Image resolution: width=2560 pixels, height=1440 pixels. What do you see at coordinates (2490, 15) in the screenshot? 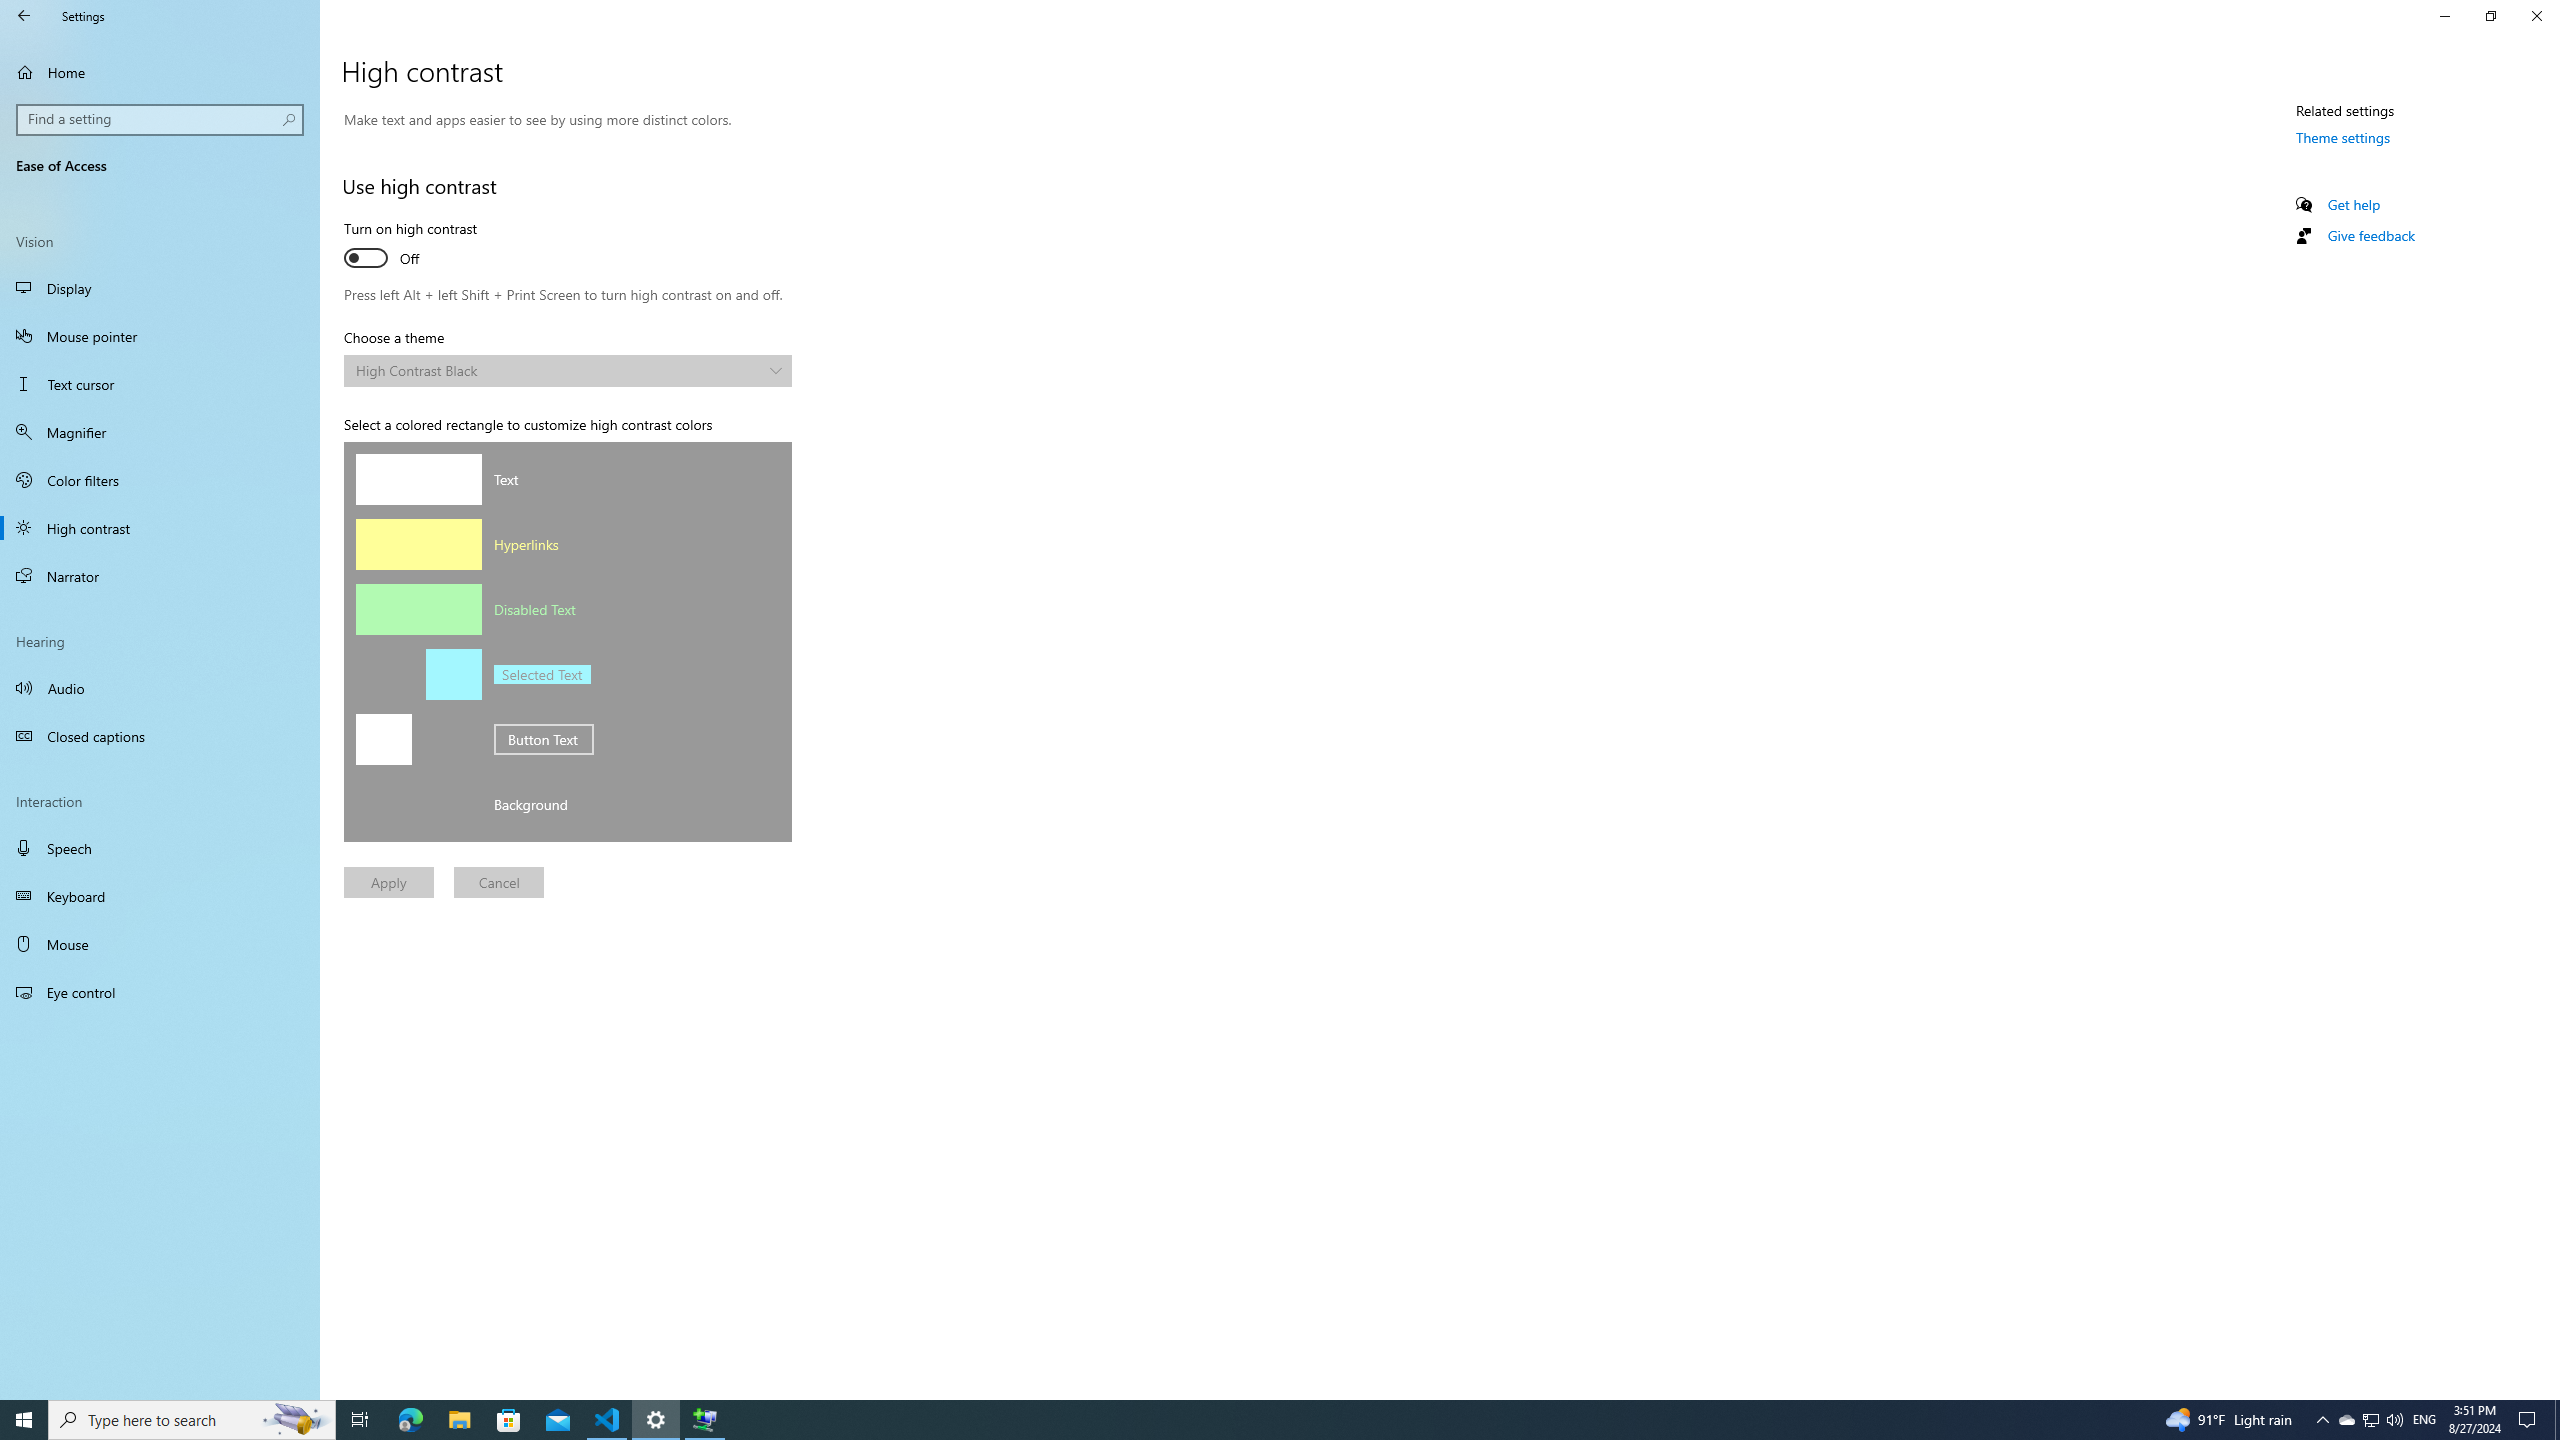
I see `'Restore Settings'` at bounding box center [2490, 15].